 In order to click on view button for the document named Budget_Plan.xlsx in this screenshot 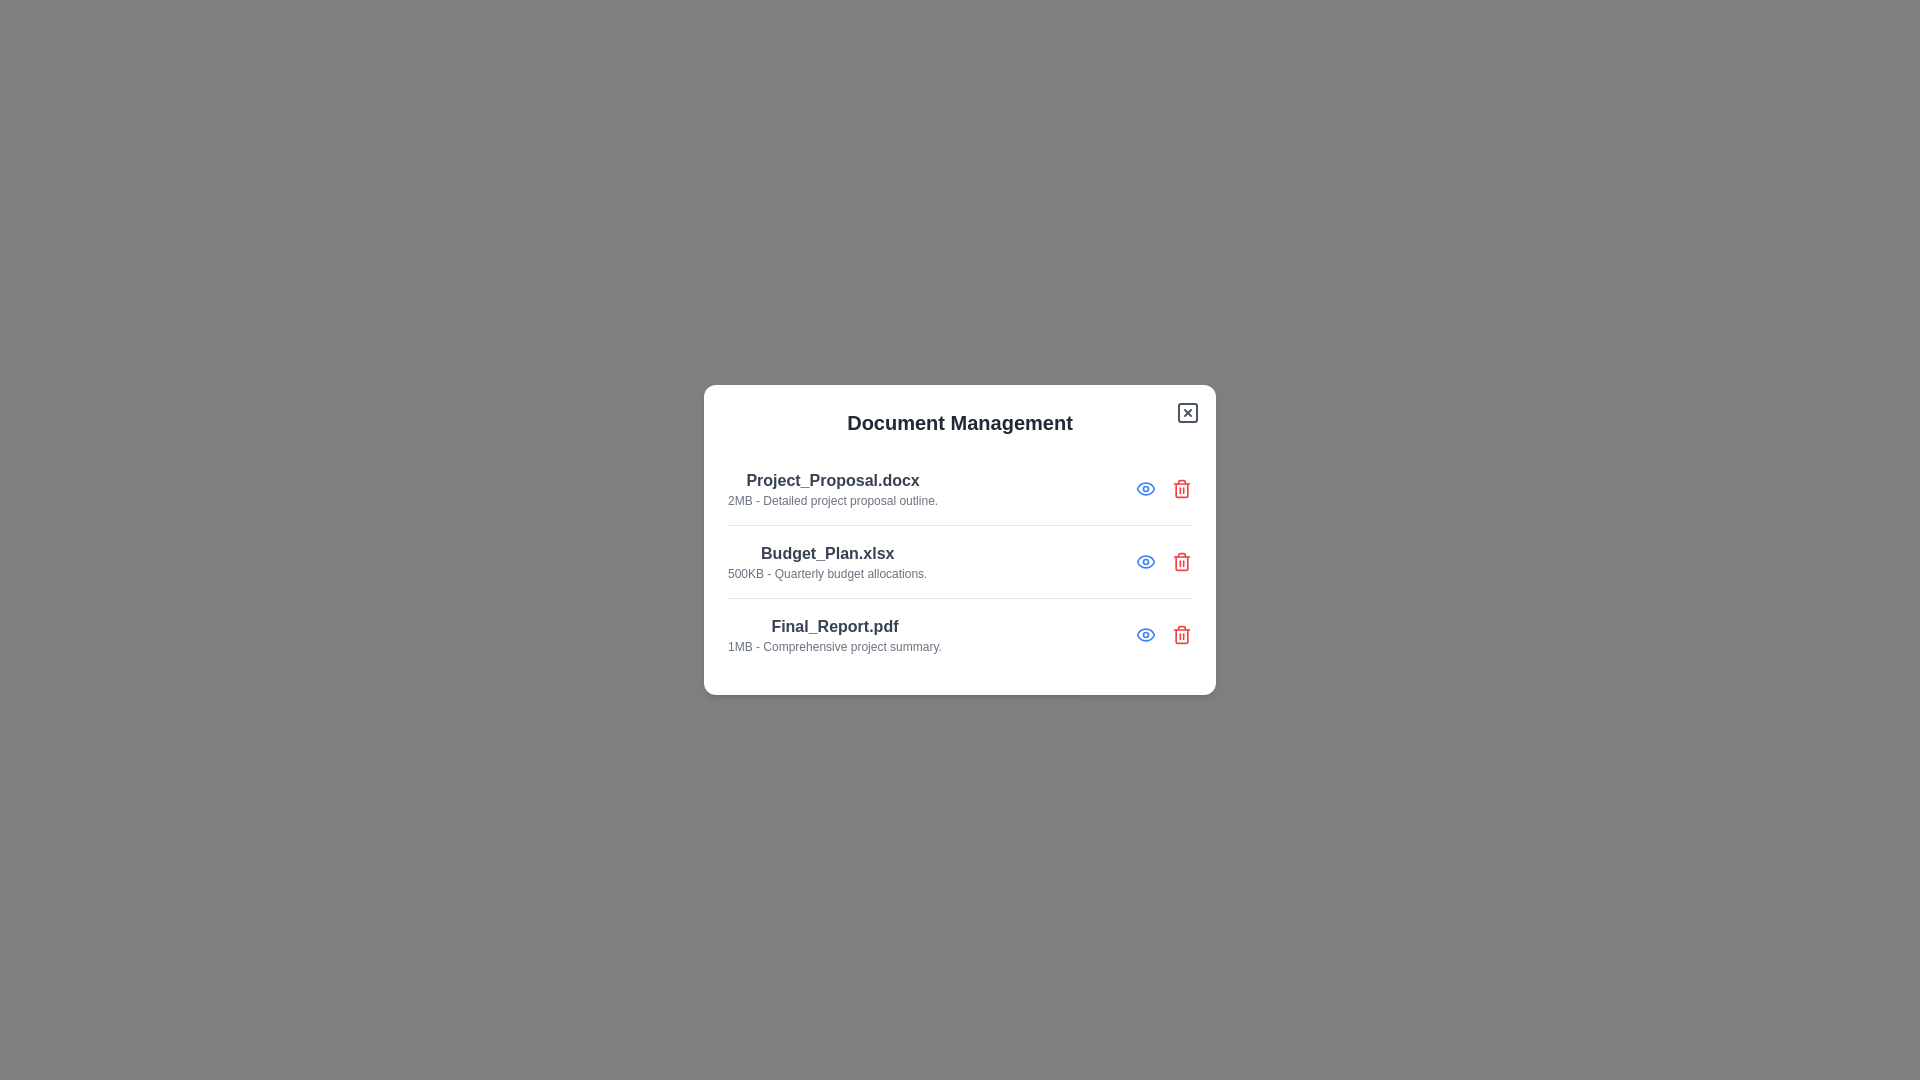, I will do `click(1146, 562)`.